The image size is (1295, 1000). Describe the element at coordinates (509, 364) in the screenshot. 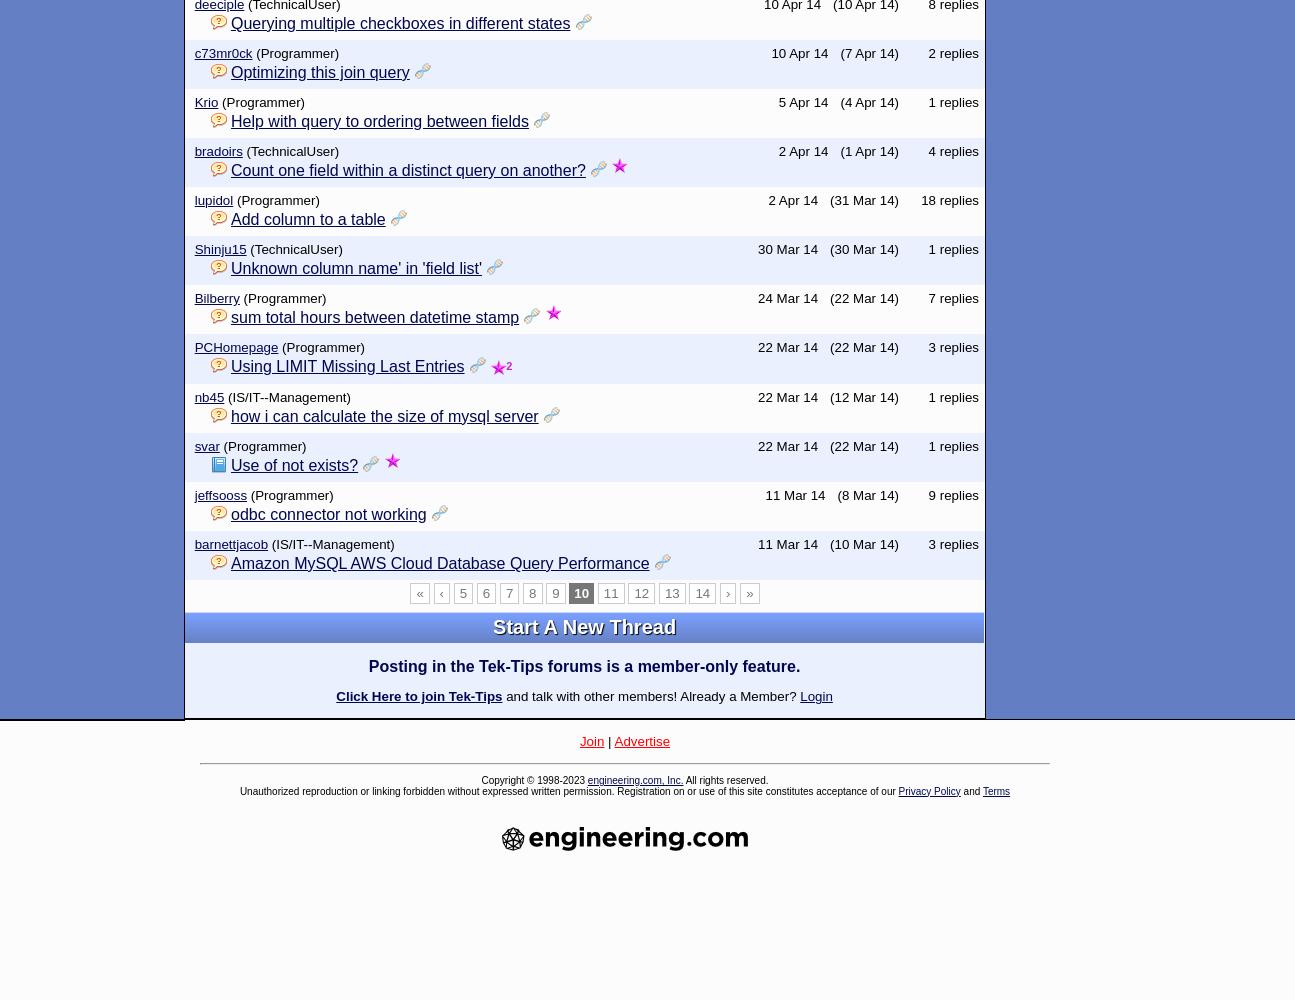

I see `'2'` at that location.